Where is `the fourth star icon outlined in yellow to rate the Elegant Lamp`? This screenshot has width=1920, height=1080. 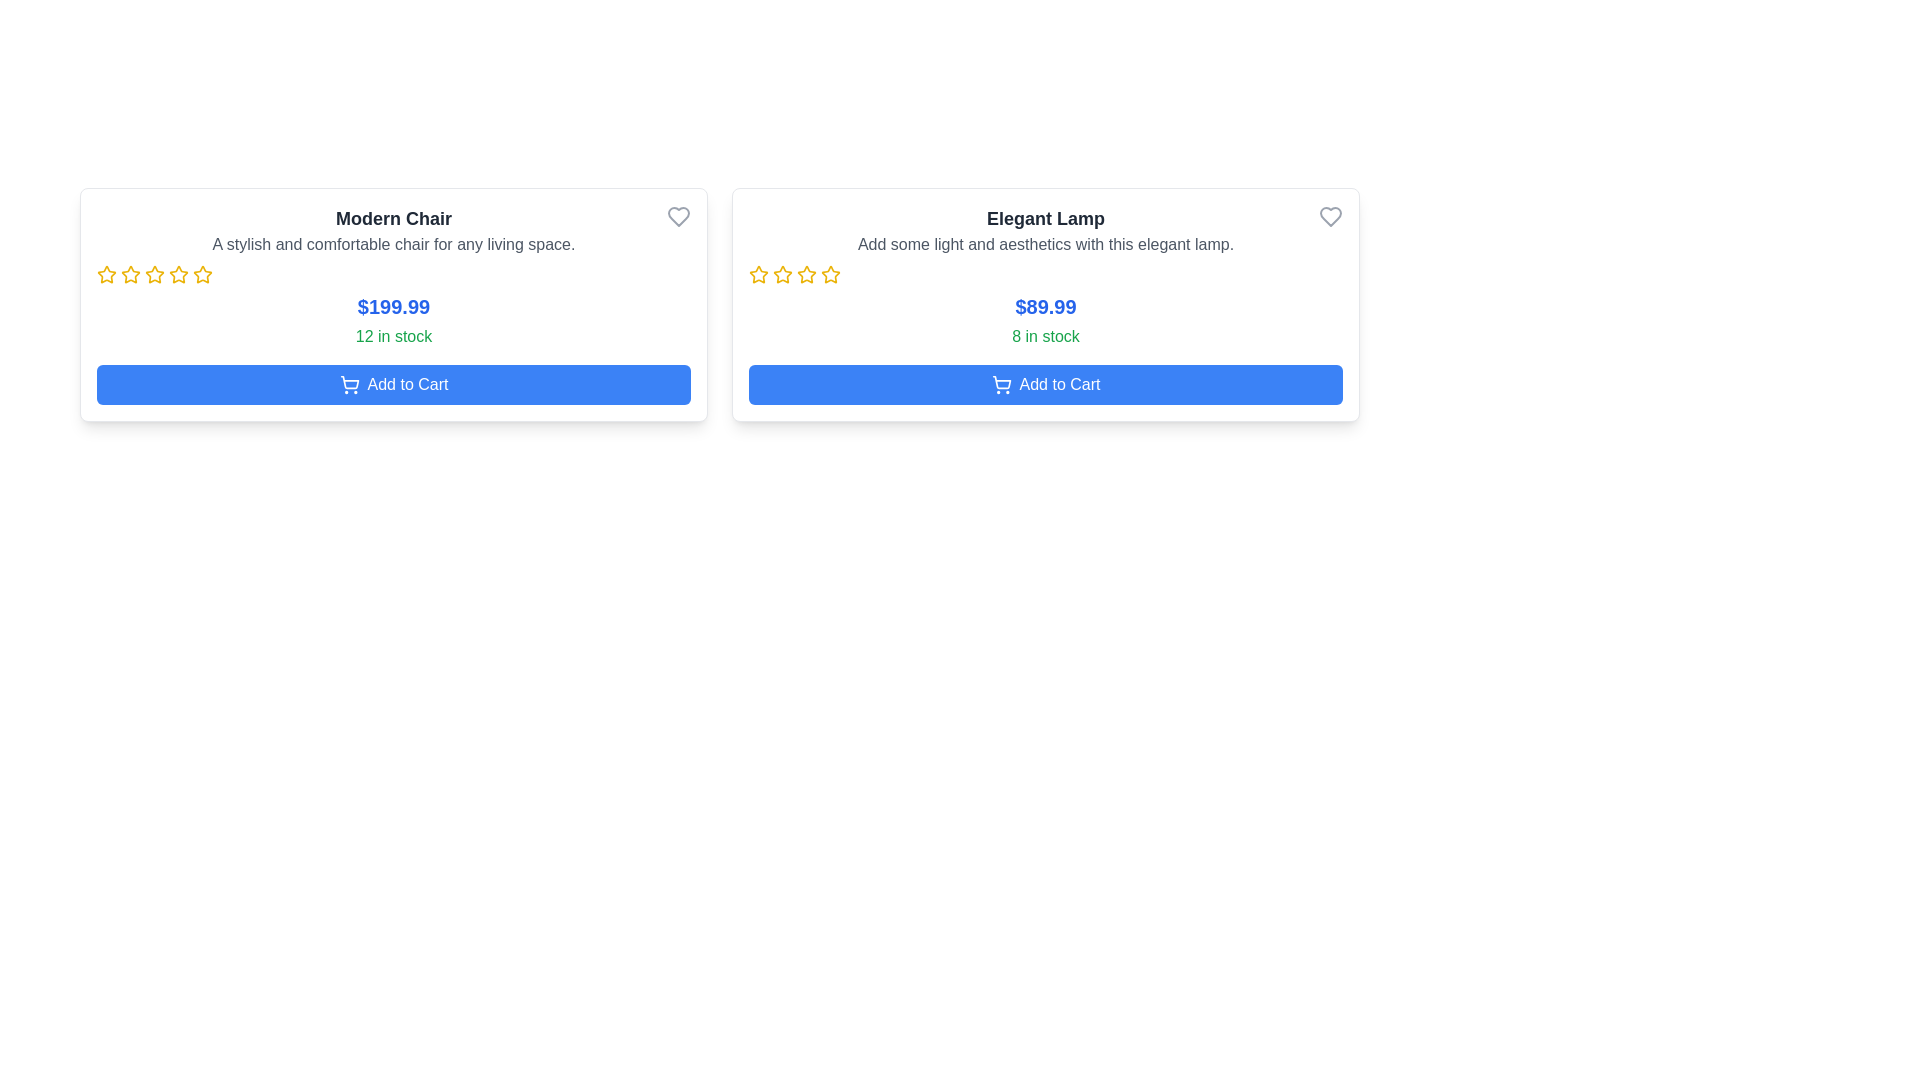
the fourth star icon outlined in yellow to rate the Elegant Lamp is located at coordinates (806, 274).